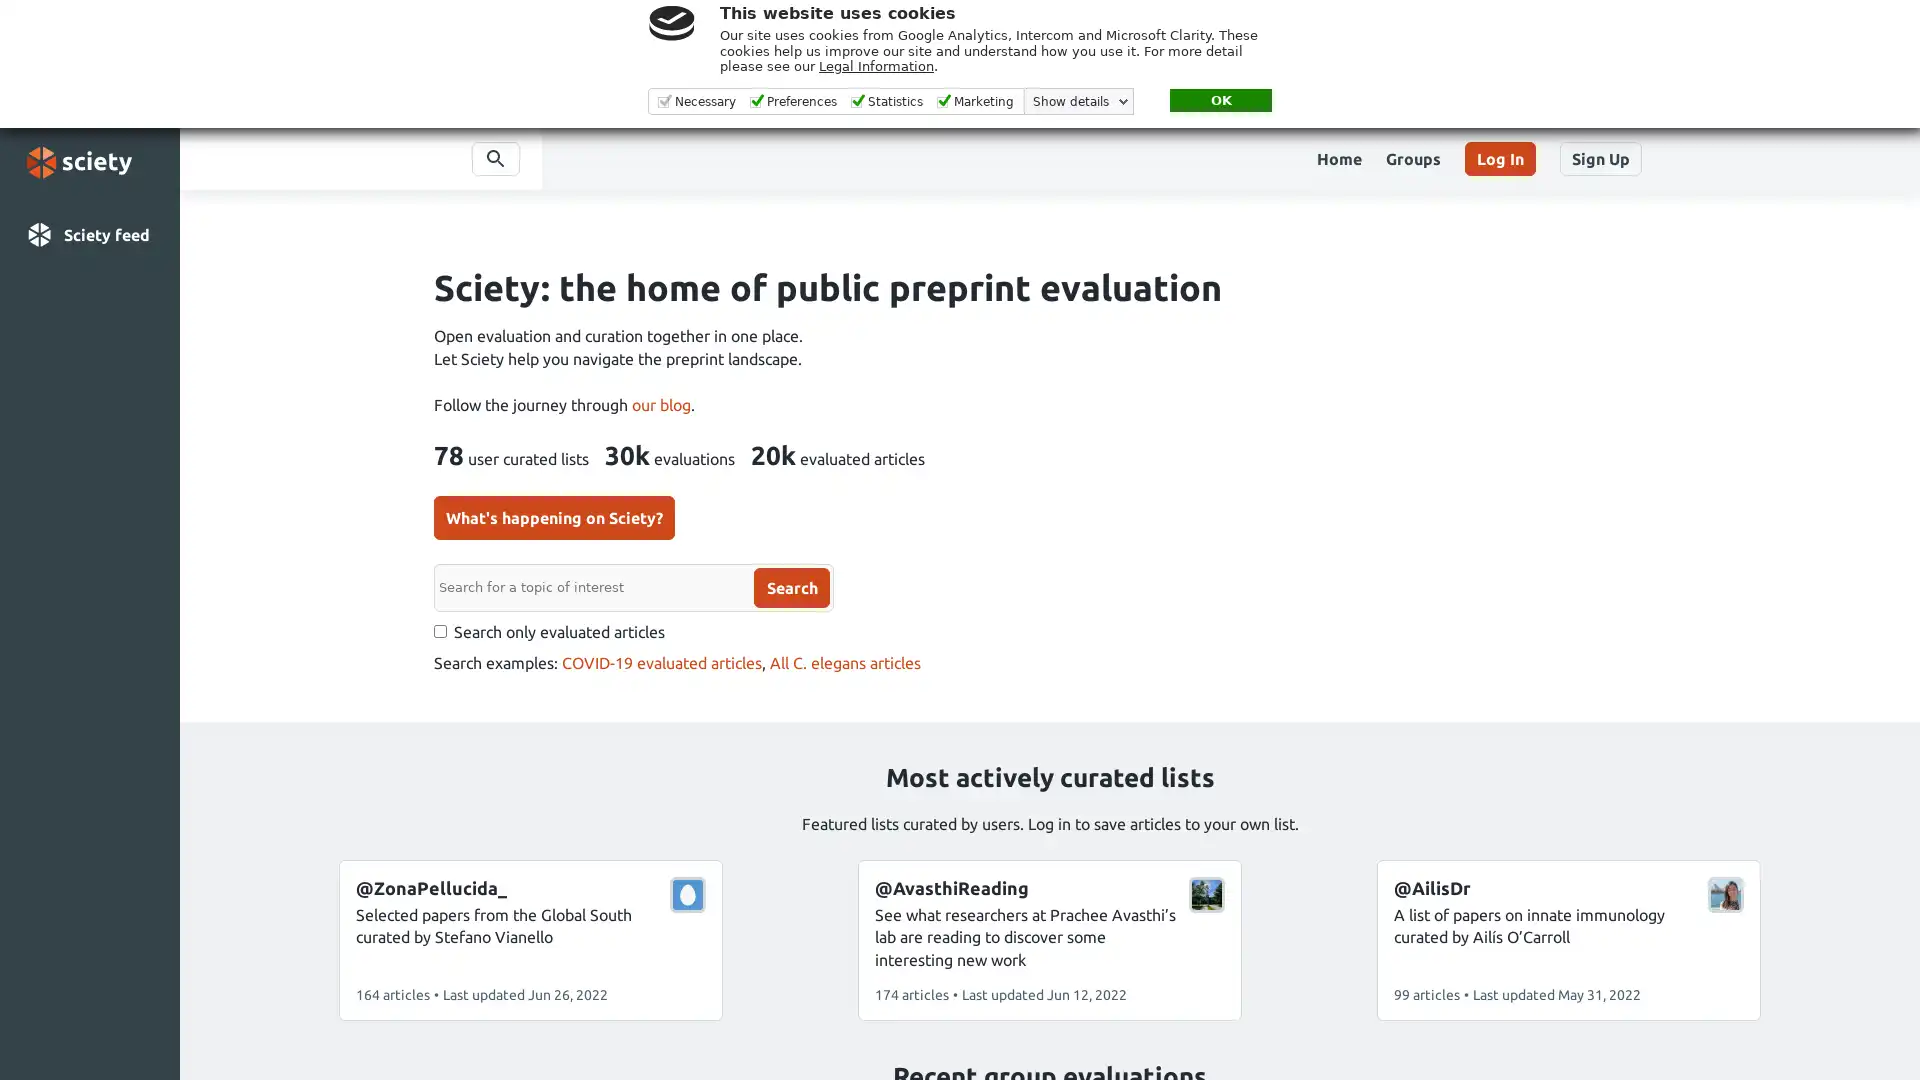 The height and width of the screenshot is (1080, 1920). I want to click on Reset, so click(536, 617).